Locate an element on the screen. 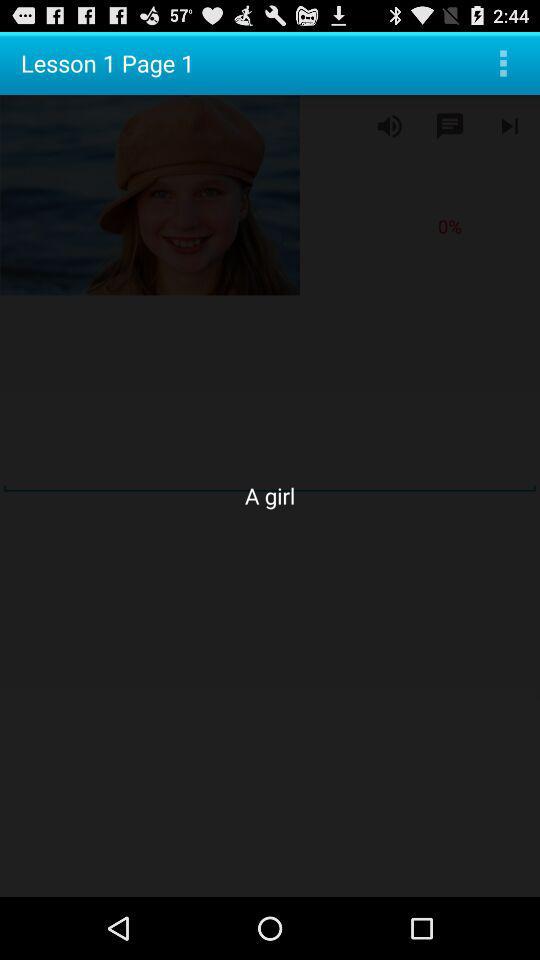 This screenshot has width=540, height=960. the chat icon is located at coordinates (449, 133).